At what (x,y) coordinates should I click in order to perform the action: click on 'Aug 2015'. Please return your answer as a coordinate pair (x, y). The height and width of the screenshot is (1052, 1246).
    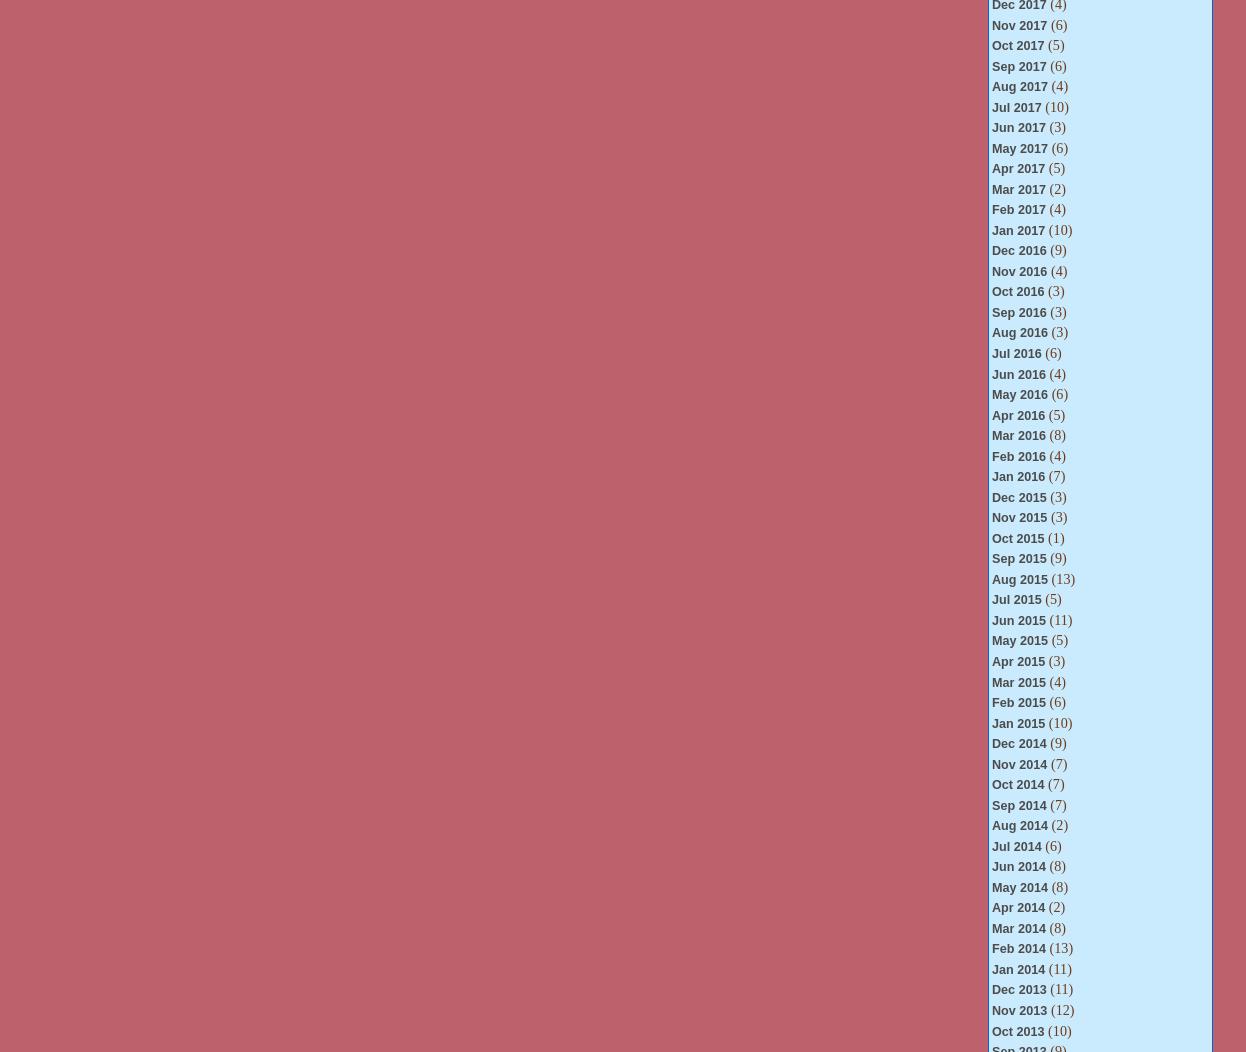
    Looking at the image, I should click on (1018, 578).